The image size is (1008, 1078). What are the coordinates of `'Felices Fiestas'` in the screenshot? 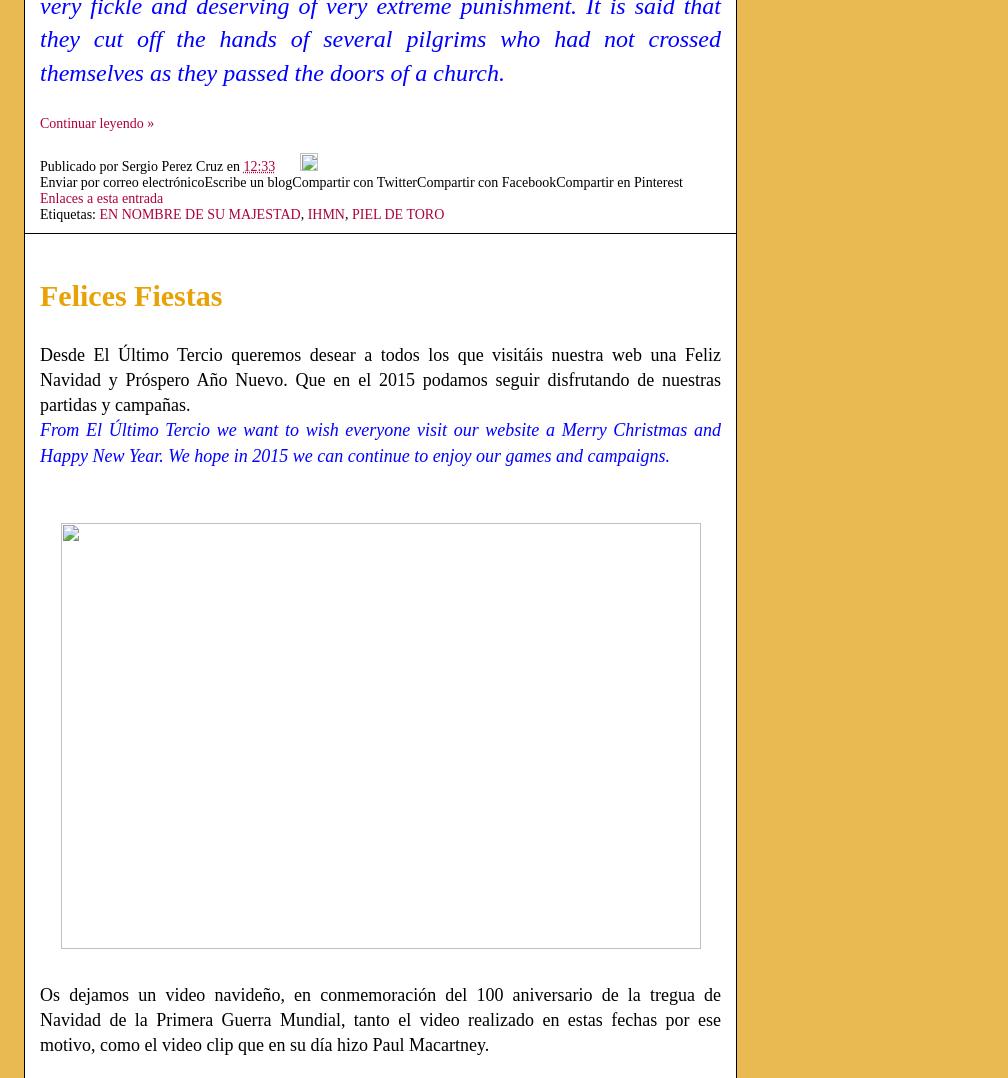 It's located at (131, 294).